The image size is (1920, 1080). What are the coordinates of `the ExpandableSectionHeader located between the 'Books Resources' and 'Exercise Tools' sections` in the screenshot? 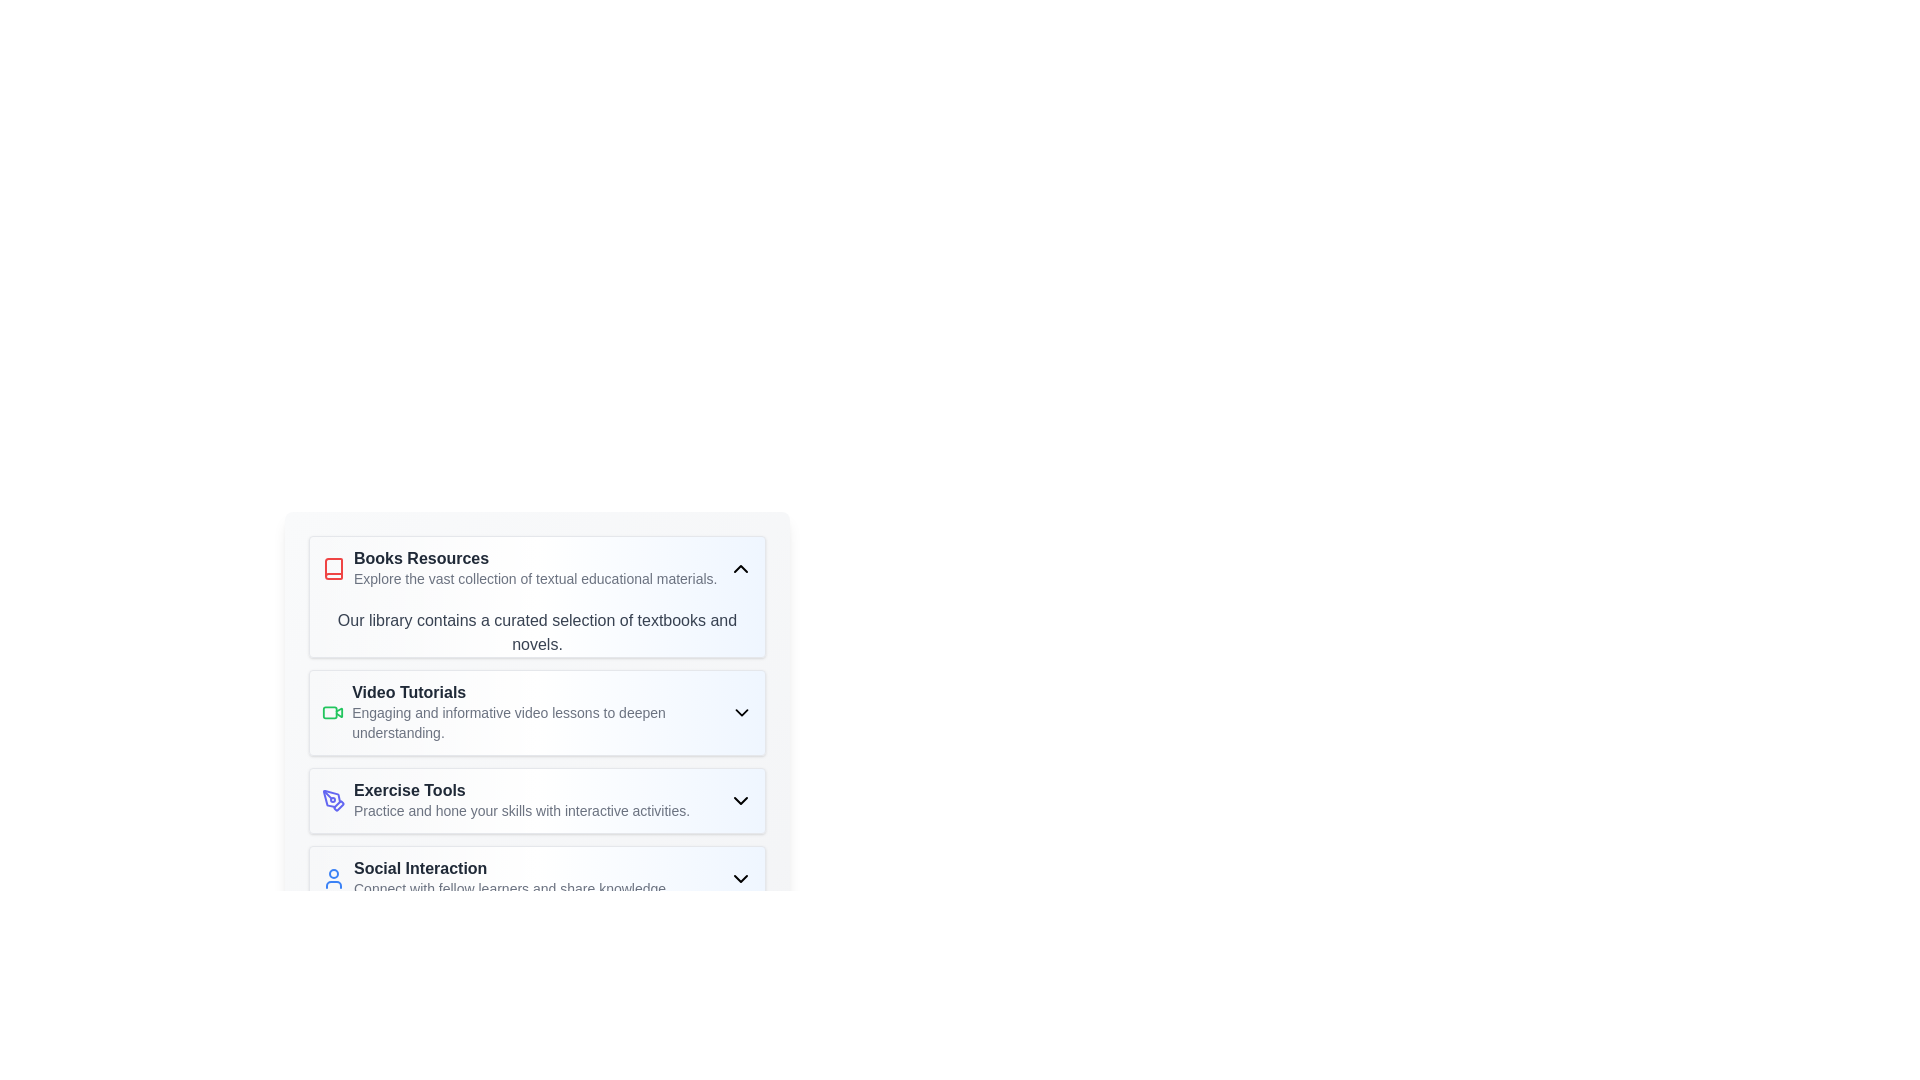 It's located at (537, 688).